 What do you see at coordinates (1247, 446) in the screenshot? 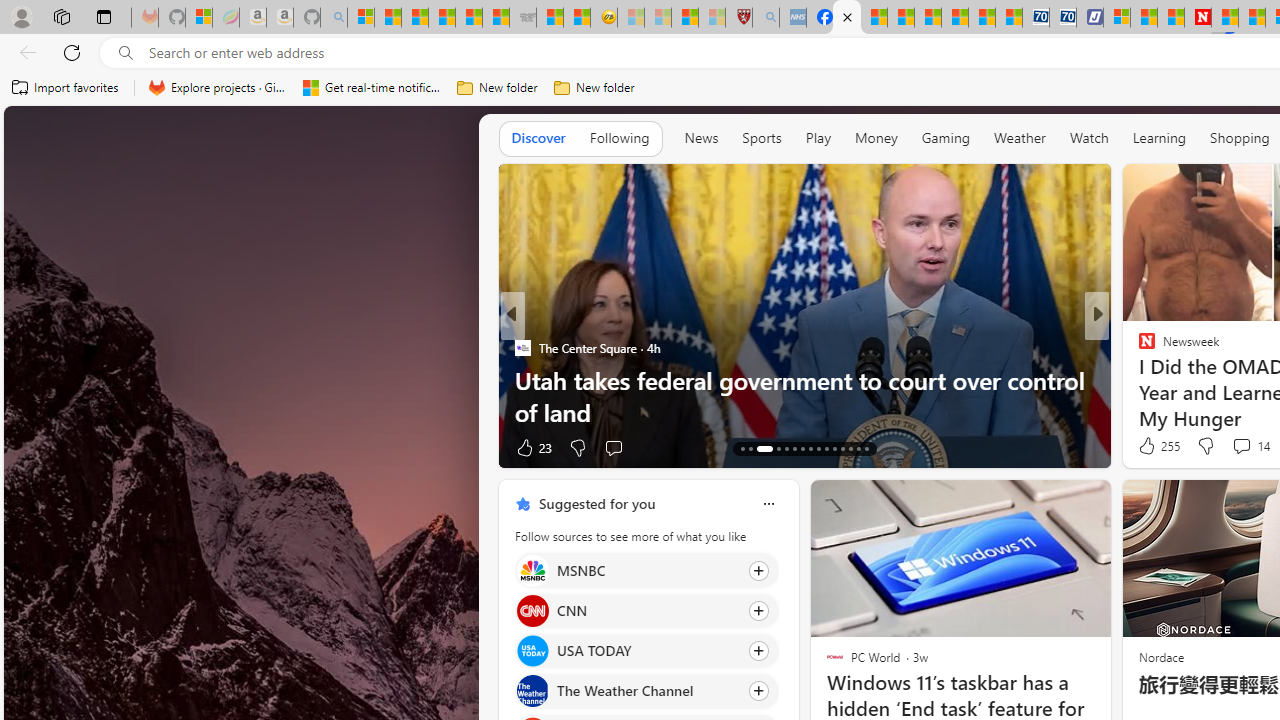
I see `'View comments 114 Comment'` at bounding box center [1247, 446].